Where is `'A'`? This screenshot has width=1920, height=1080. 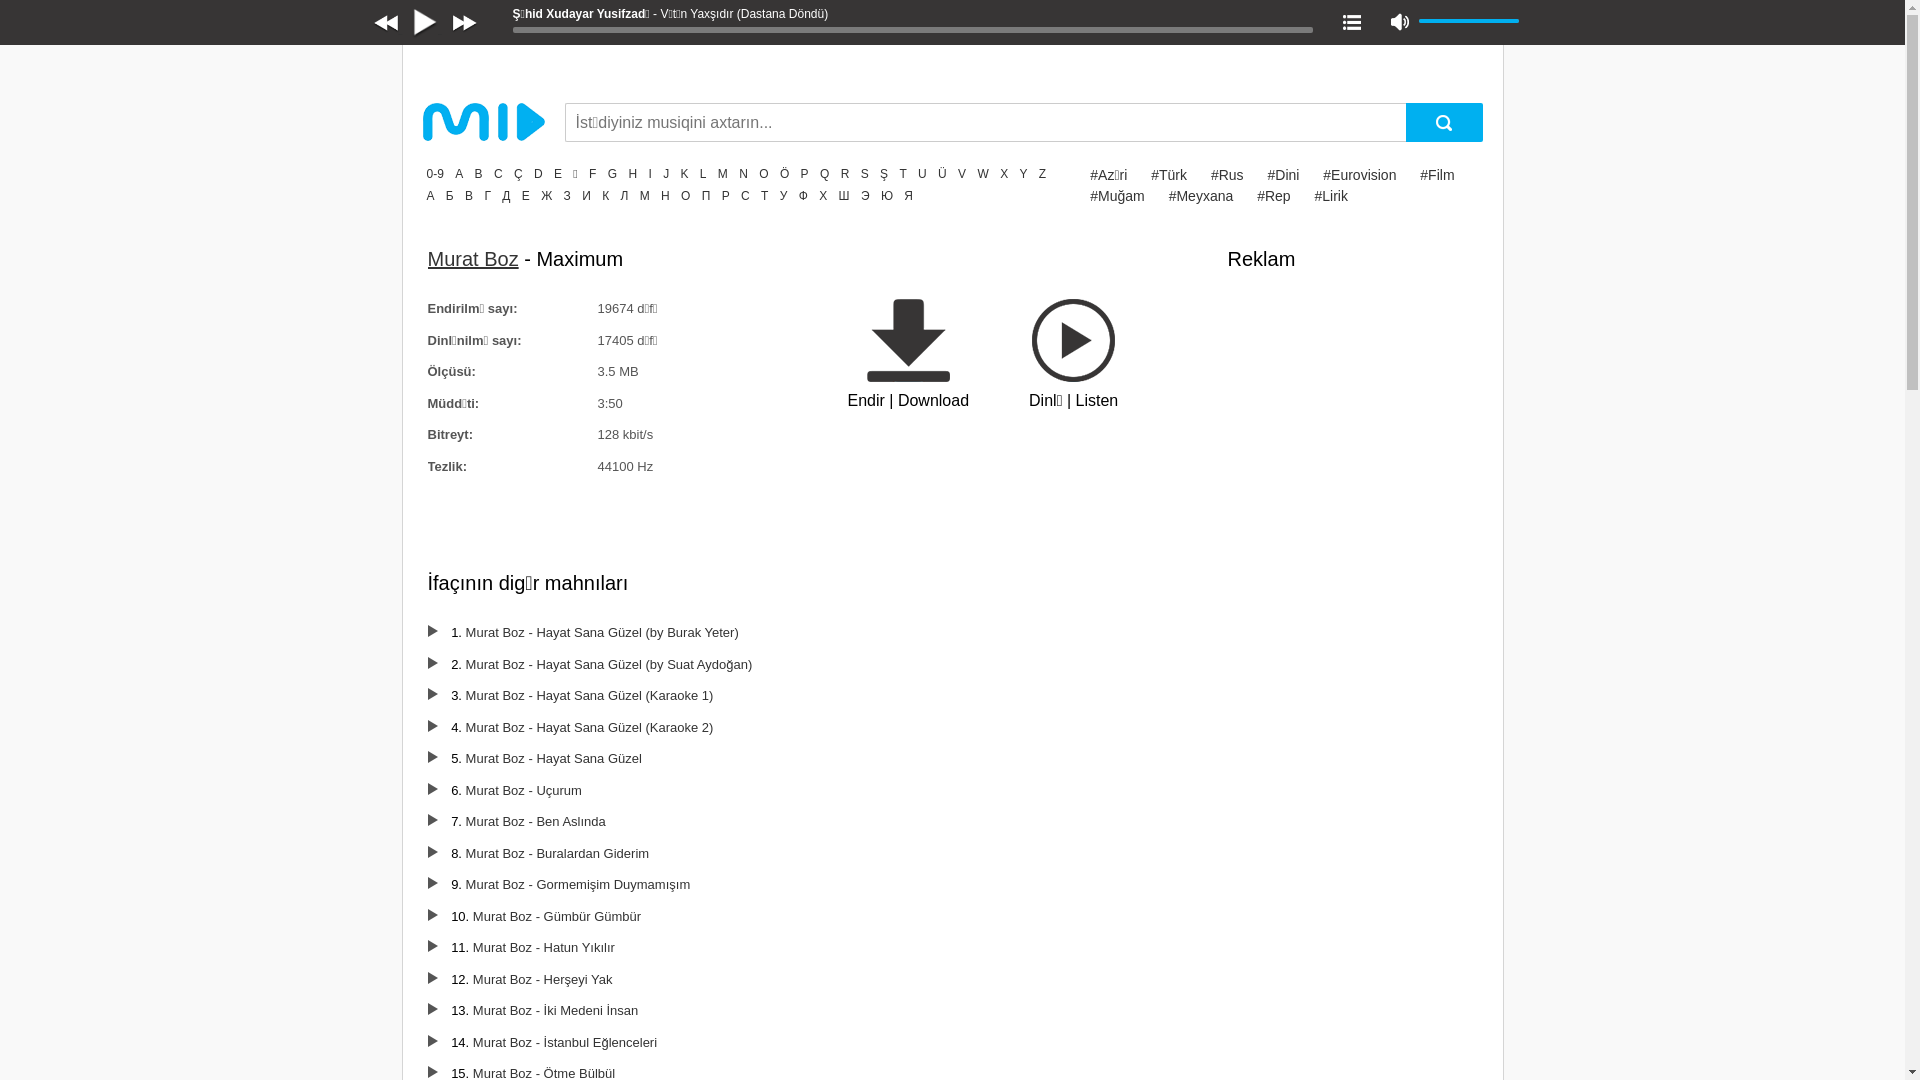 'A' is located at coordinates (458, 172).